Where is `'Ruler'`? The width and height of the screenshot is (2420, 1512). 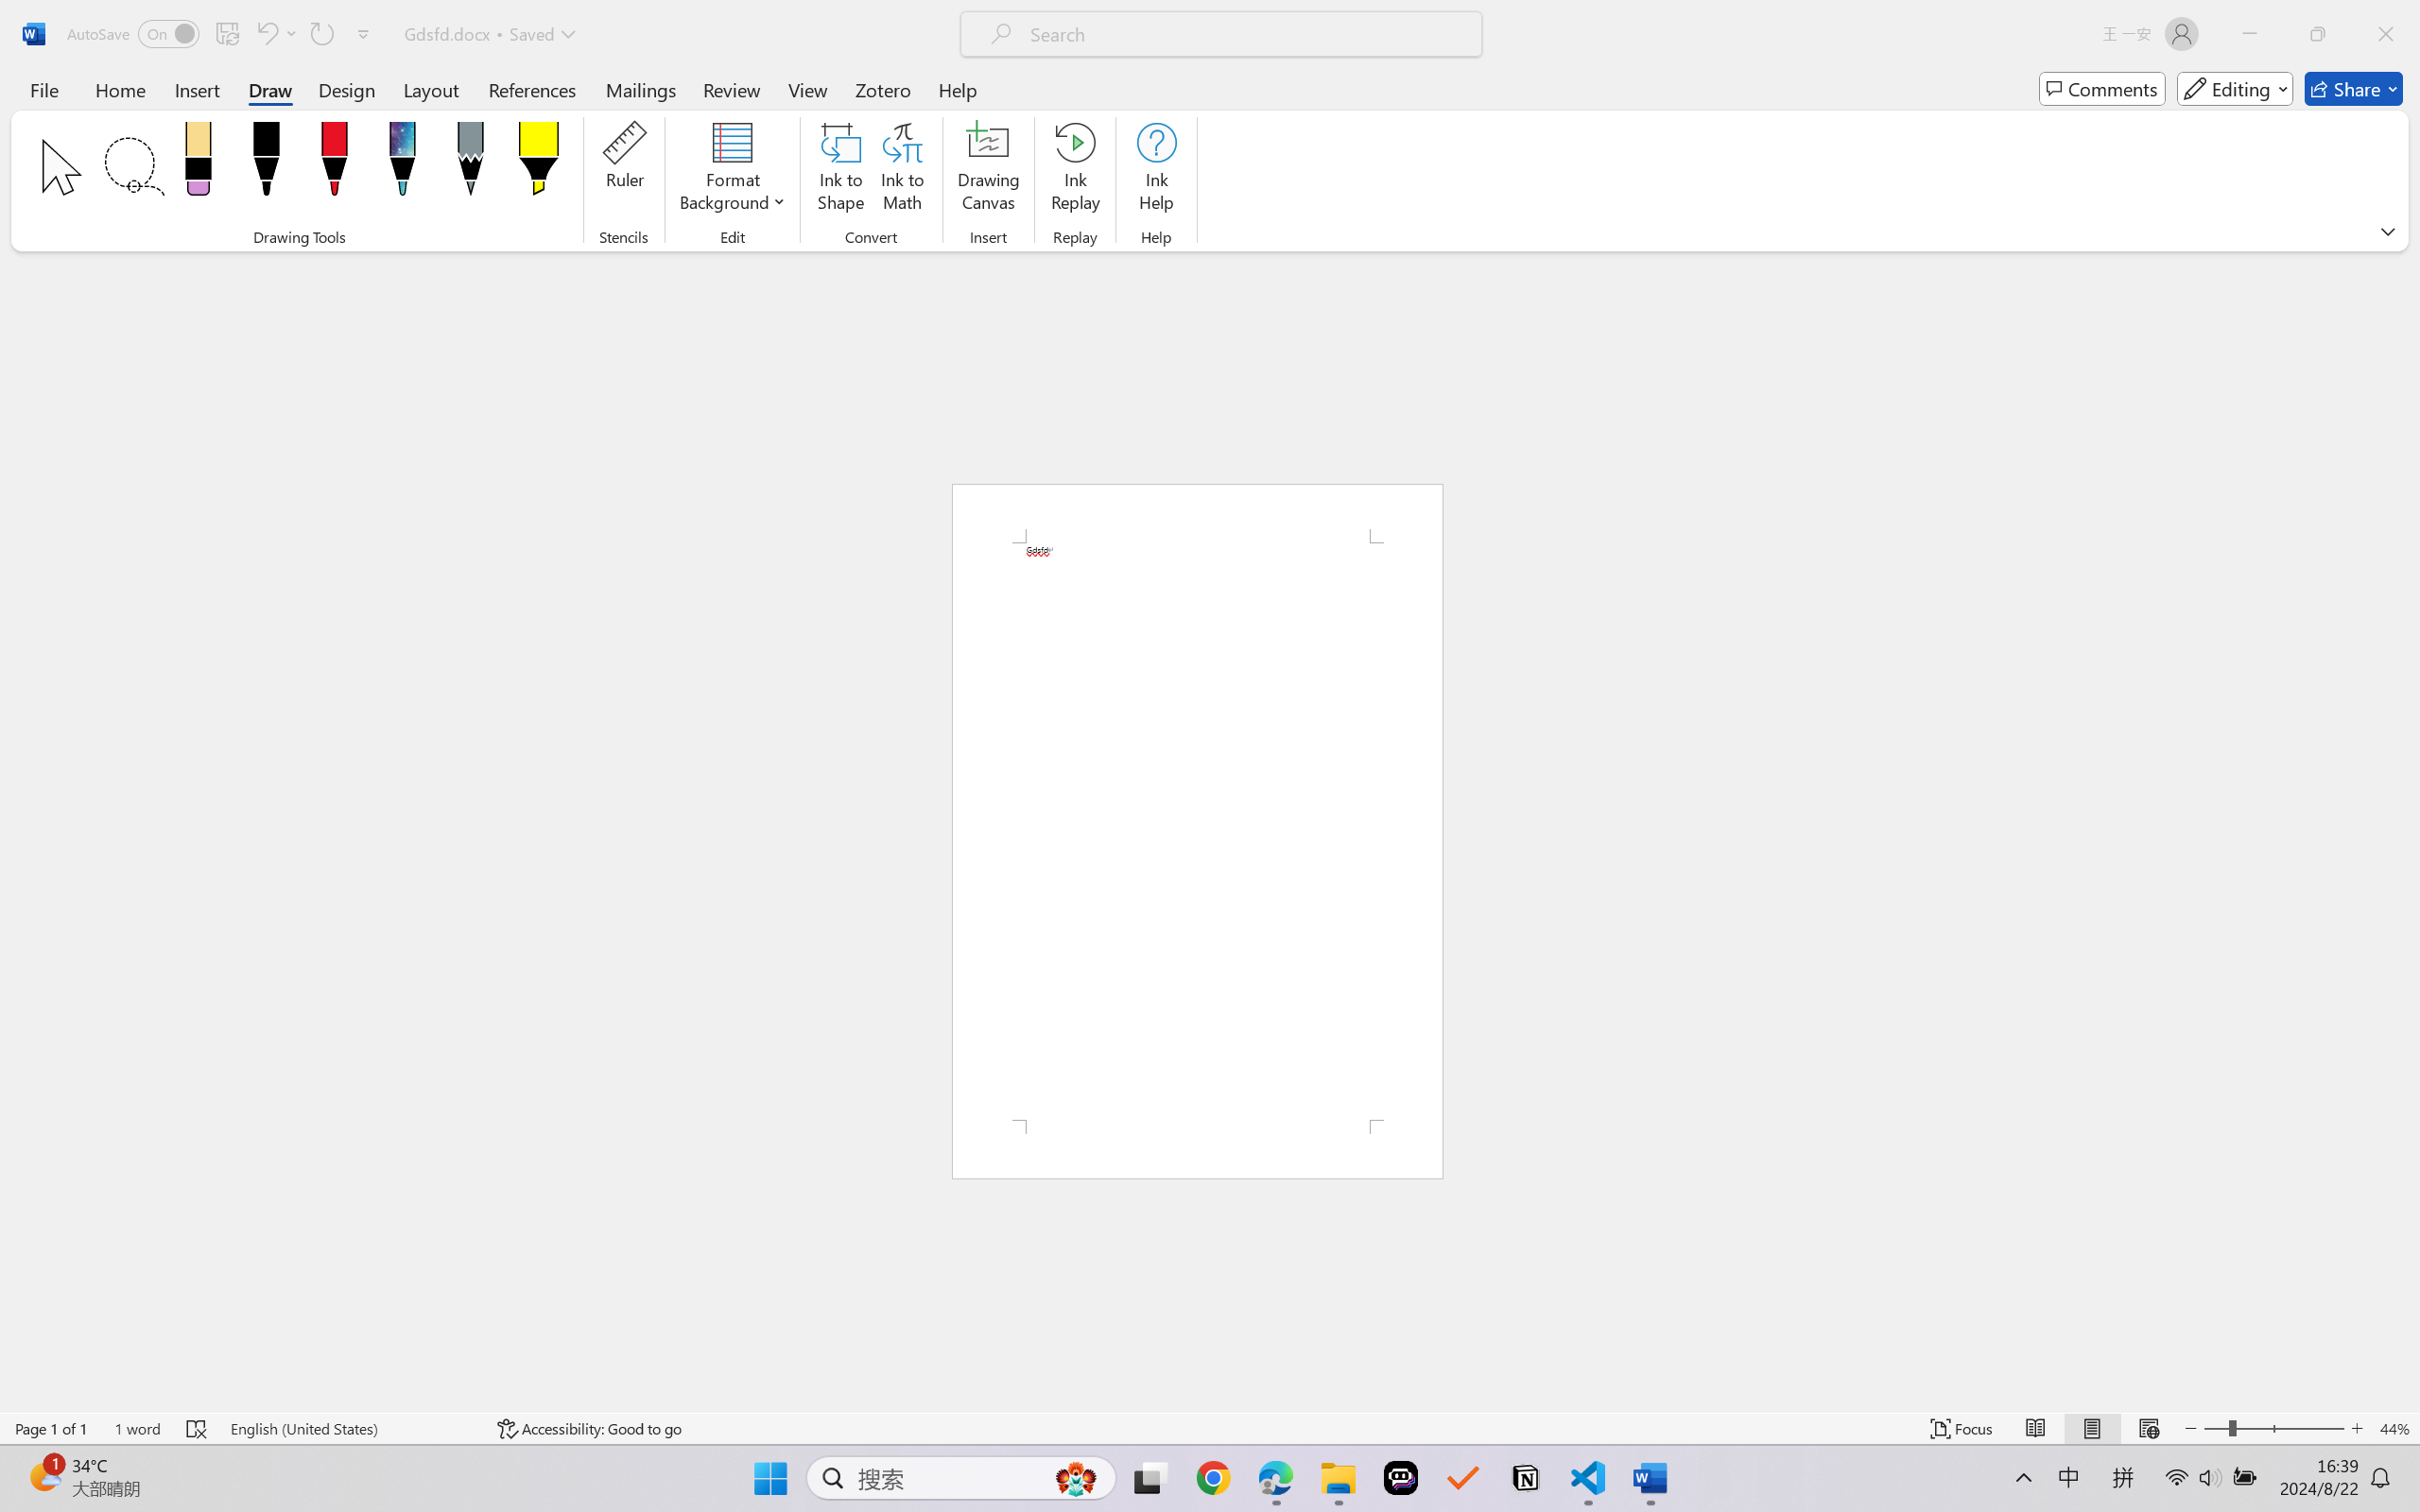 'Ruler' is located at coordinates (624, 170).